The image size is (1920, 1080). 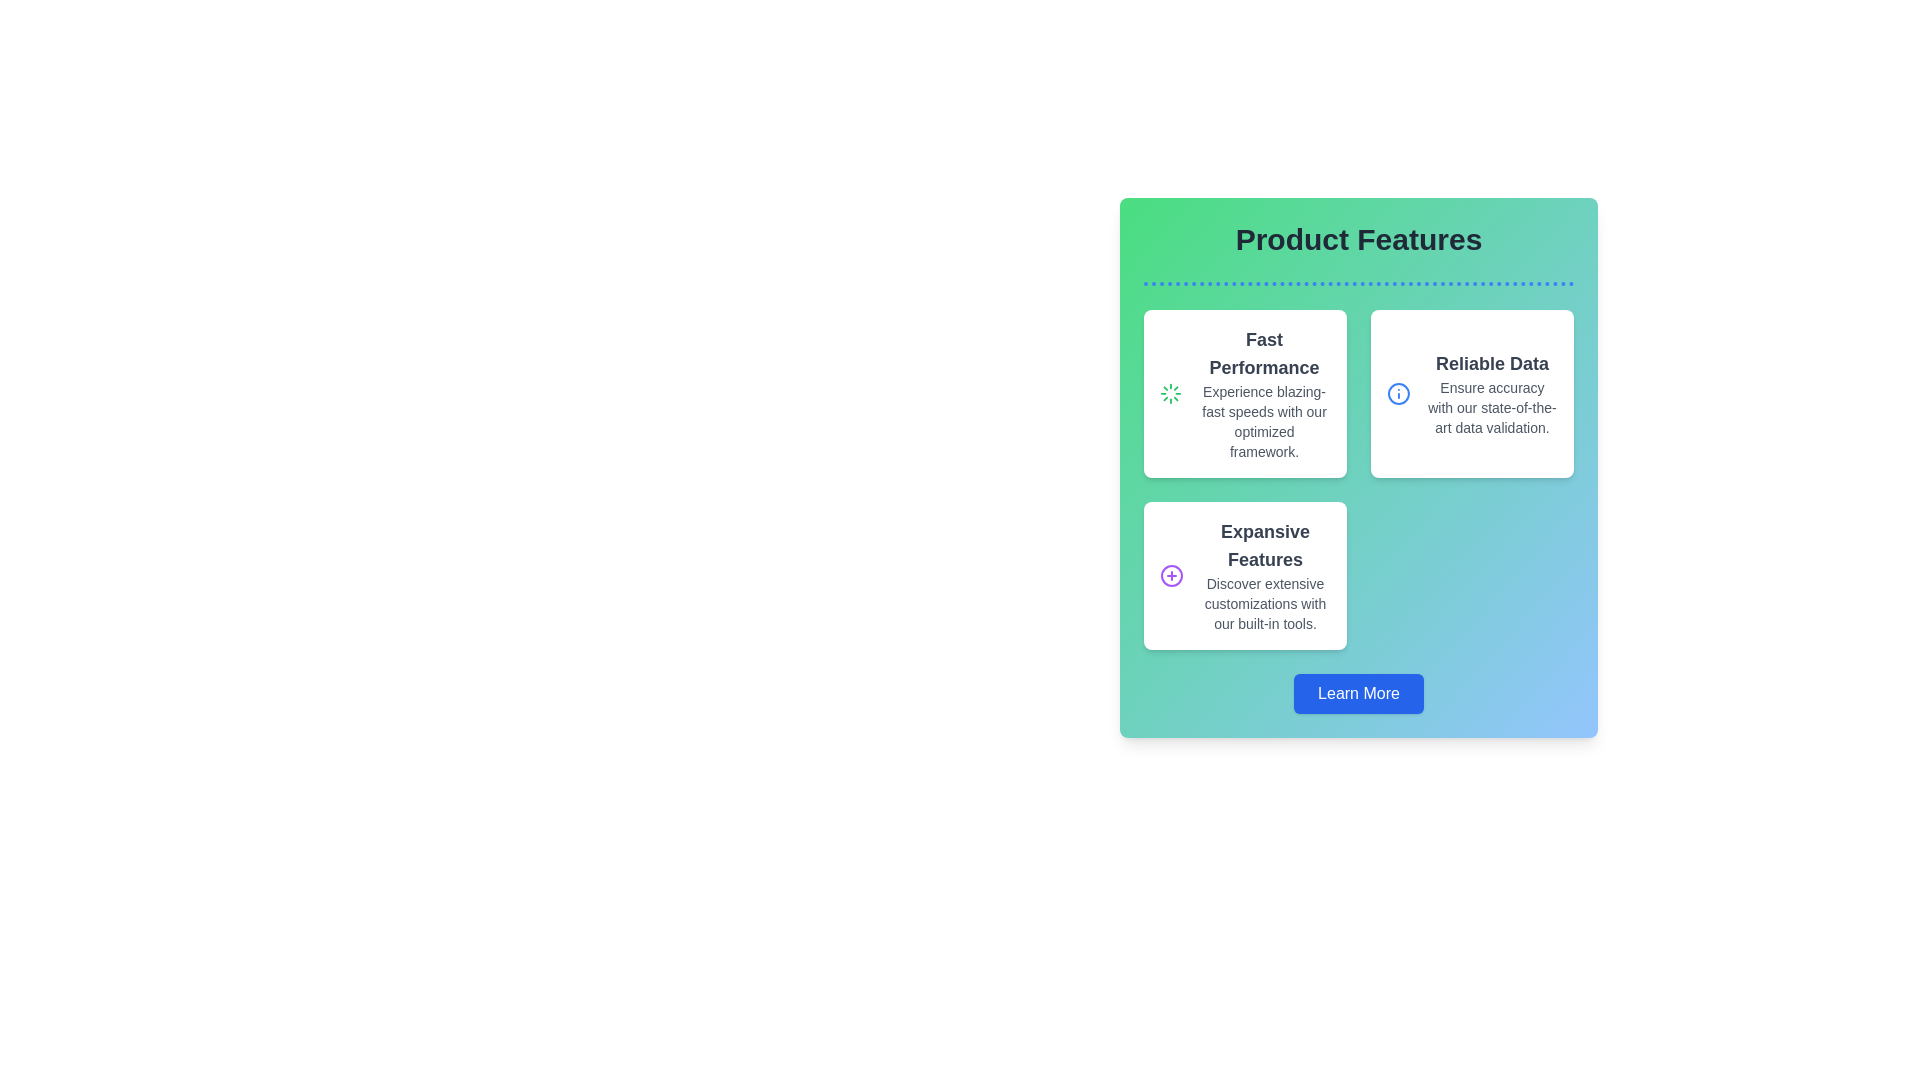 I want to click on the circular icon located at the bottom-left of the card with the title 'Expansive Features', so click(x=1171, y=575).